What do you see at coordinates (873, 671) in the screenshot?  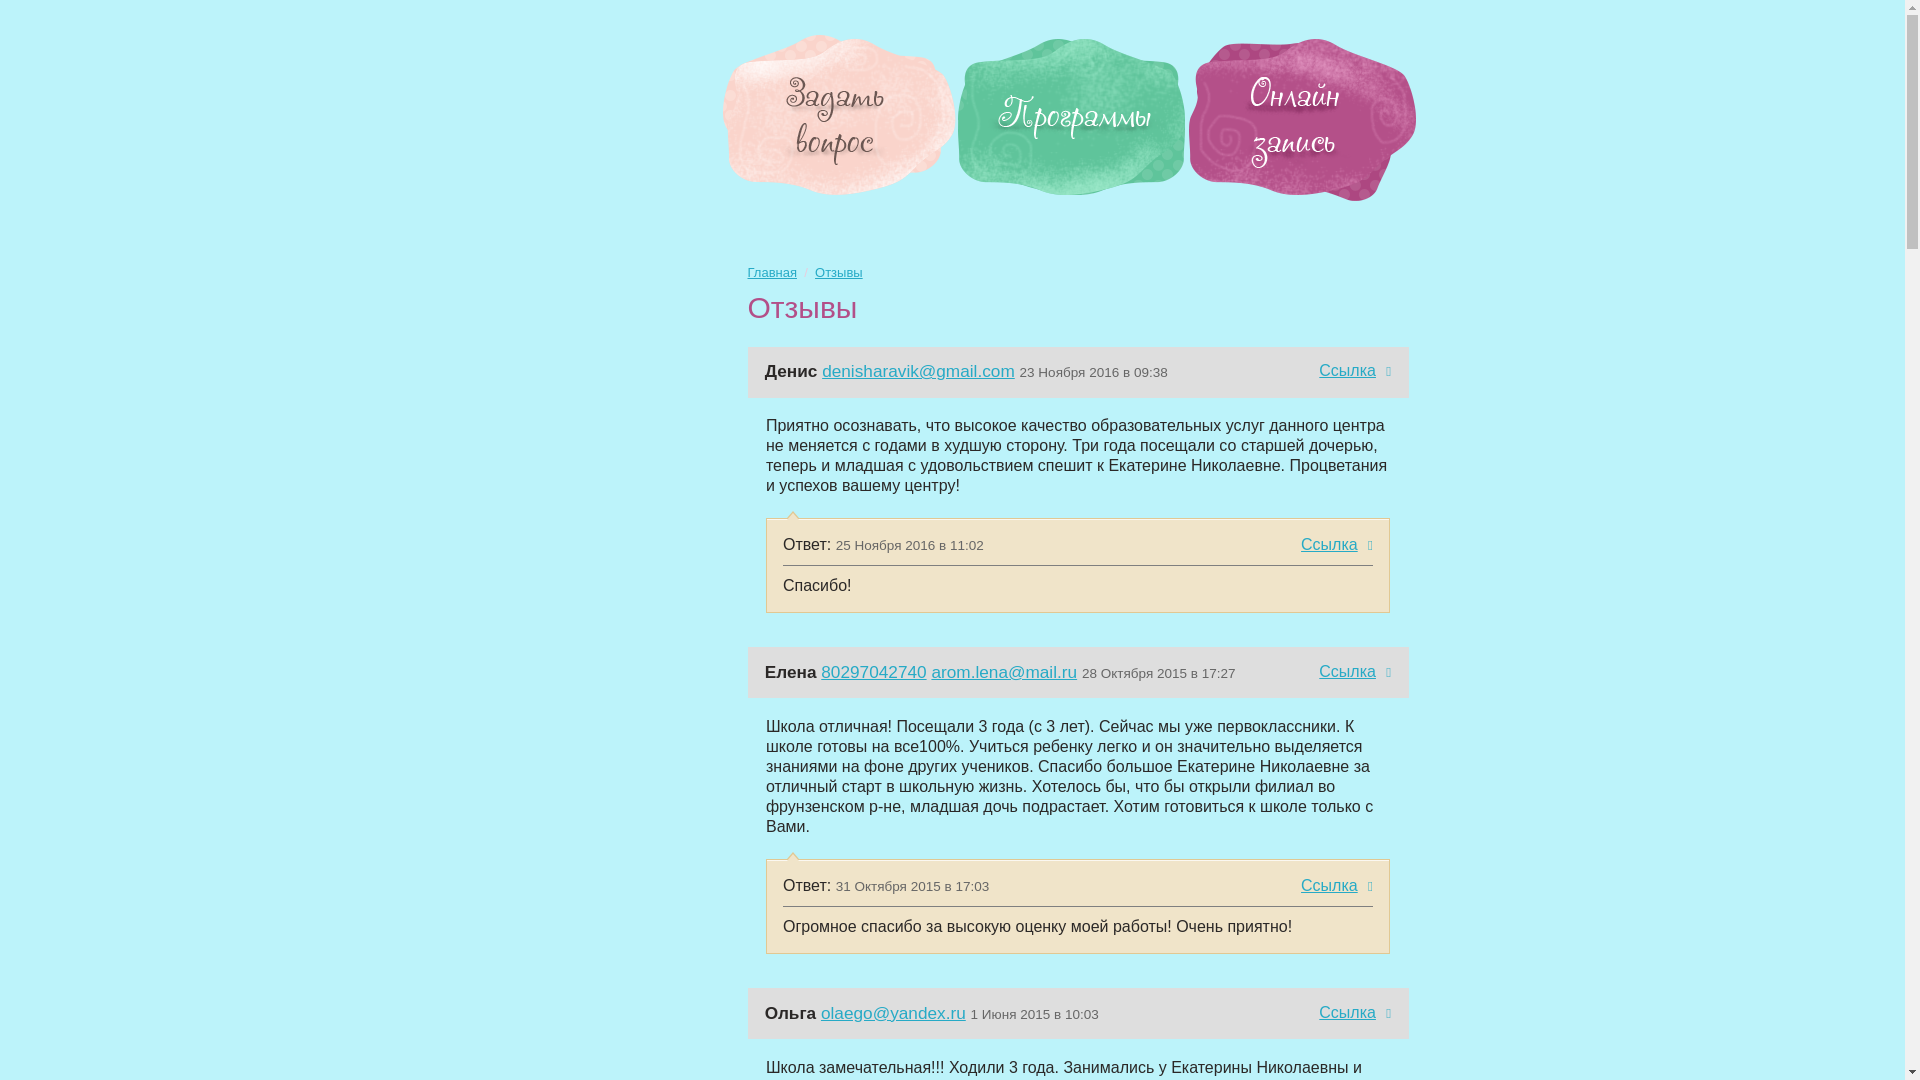 I see `'80297042740'` at bounding box center [873, 671].